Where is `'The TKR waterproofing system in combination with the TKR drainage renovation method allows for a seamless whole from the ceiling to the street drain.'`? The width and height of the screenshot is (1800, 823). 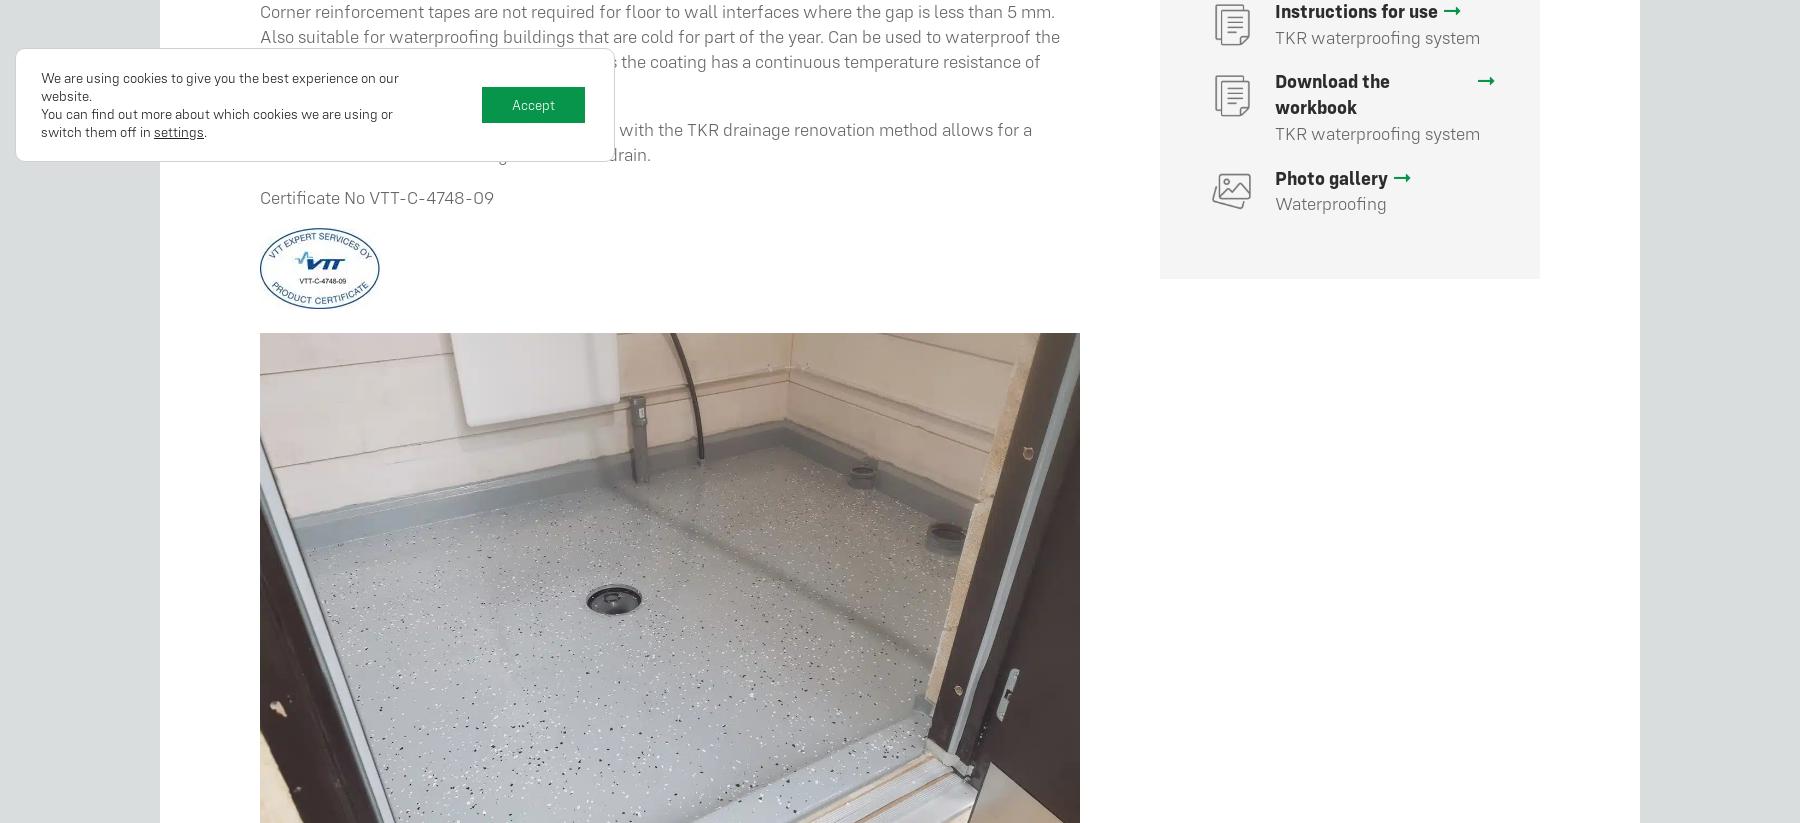
'The TKR waterproofing system in combination with the TKR drainage renovation method allows for a seamless whole from the ceiling to the street drain.' is located at coordinates (646, 140).